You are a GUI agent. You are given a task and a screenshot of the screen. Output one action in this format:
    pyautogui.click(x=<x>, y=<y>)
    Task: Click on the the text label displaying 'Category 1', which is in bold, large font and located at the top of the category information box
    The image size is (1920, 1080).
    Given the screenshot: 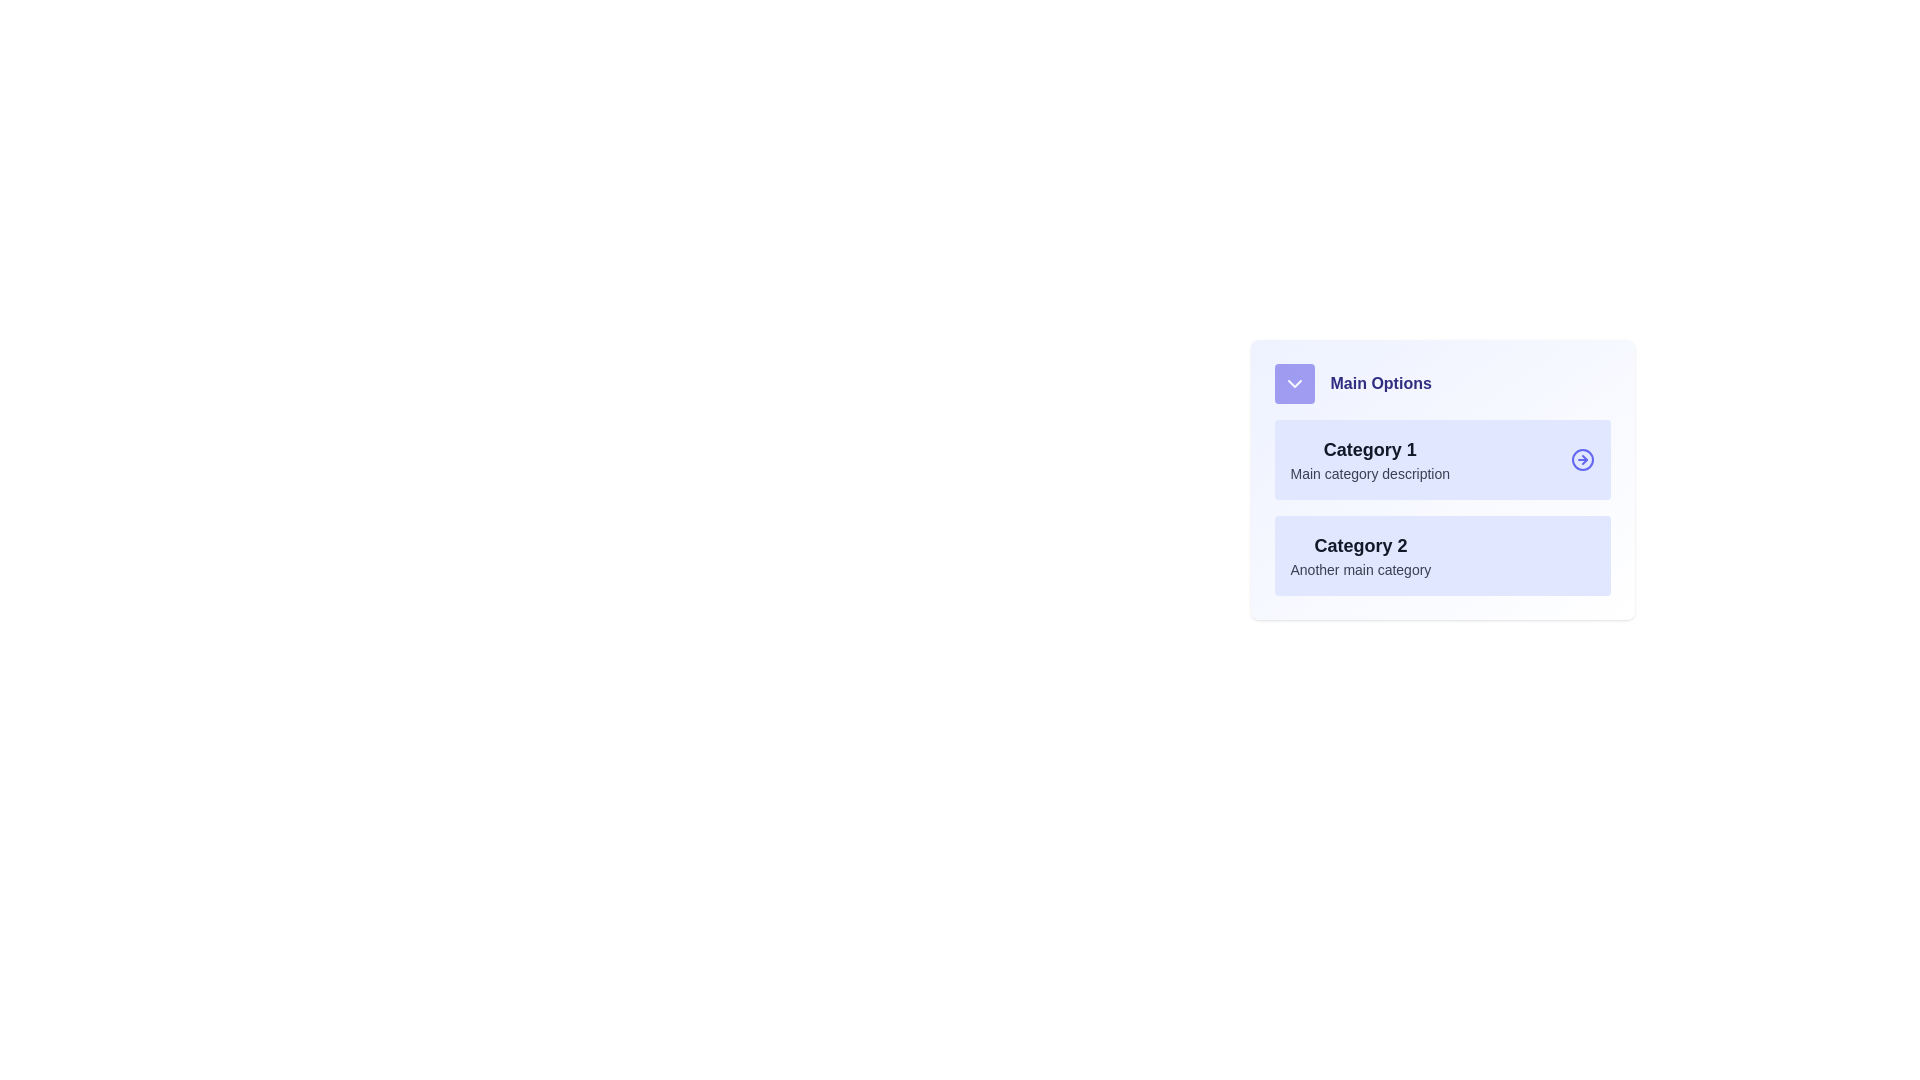 What is the action you would take?
    pyautogui.click(x=1369, y=450)
    